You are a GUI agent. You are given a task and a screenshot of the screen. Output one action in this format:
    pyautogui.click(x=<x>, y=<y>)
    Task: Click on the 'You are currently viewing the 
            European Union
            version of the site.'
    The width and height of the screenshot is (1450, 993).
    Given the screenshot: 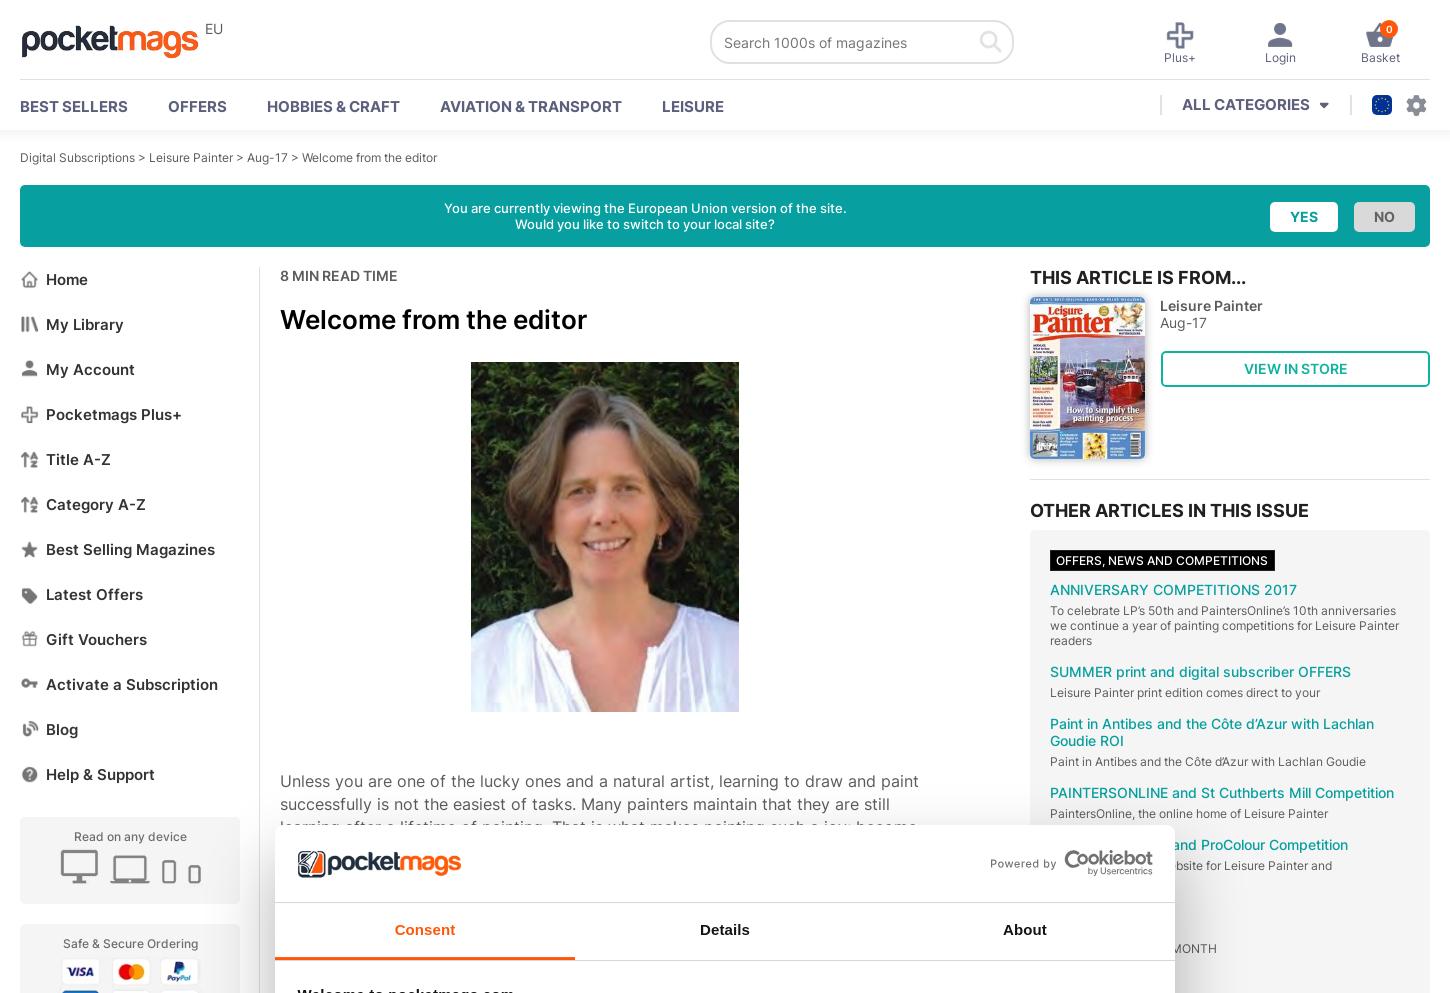 What is the action you would take?
    pyautogui.click(x=643, y=208)
    